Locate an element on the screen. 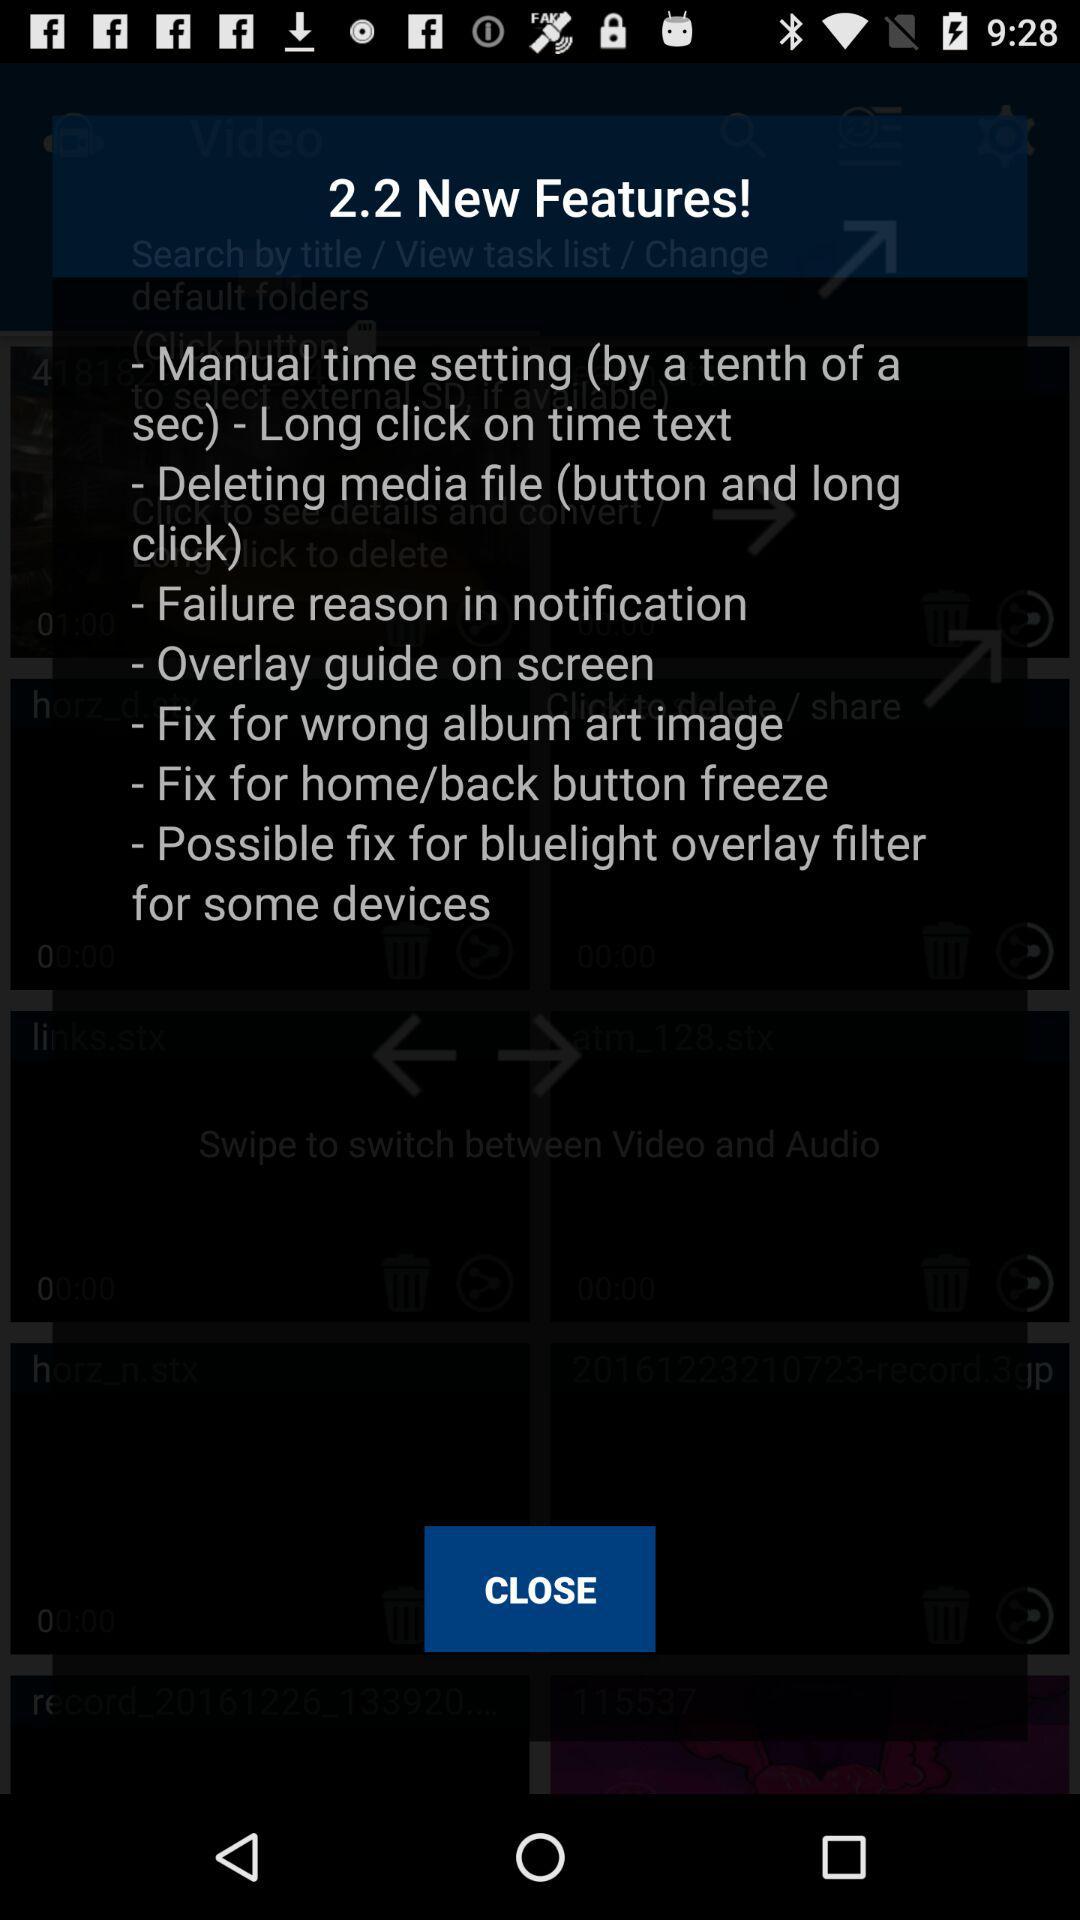 This screenshot has height=1920, width=1080. close icon is located at coordinates (540, 1588).